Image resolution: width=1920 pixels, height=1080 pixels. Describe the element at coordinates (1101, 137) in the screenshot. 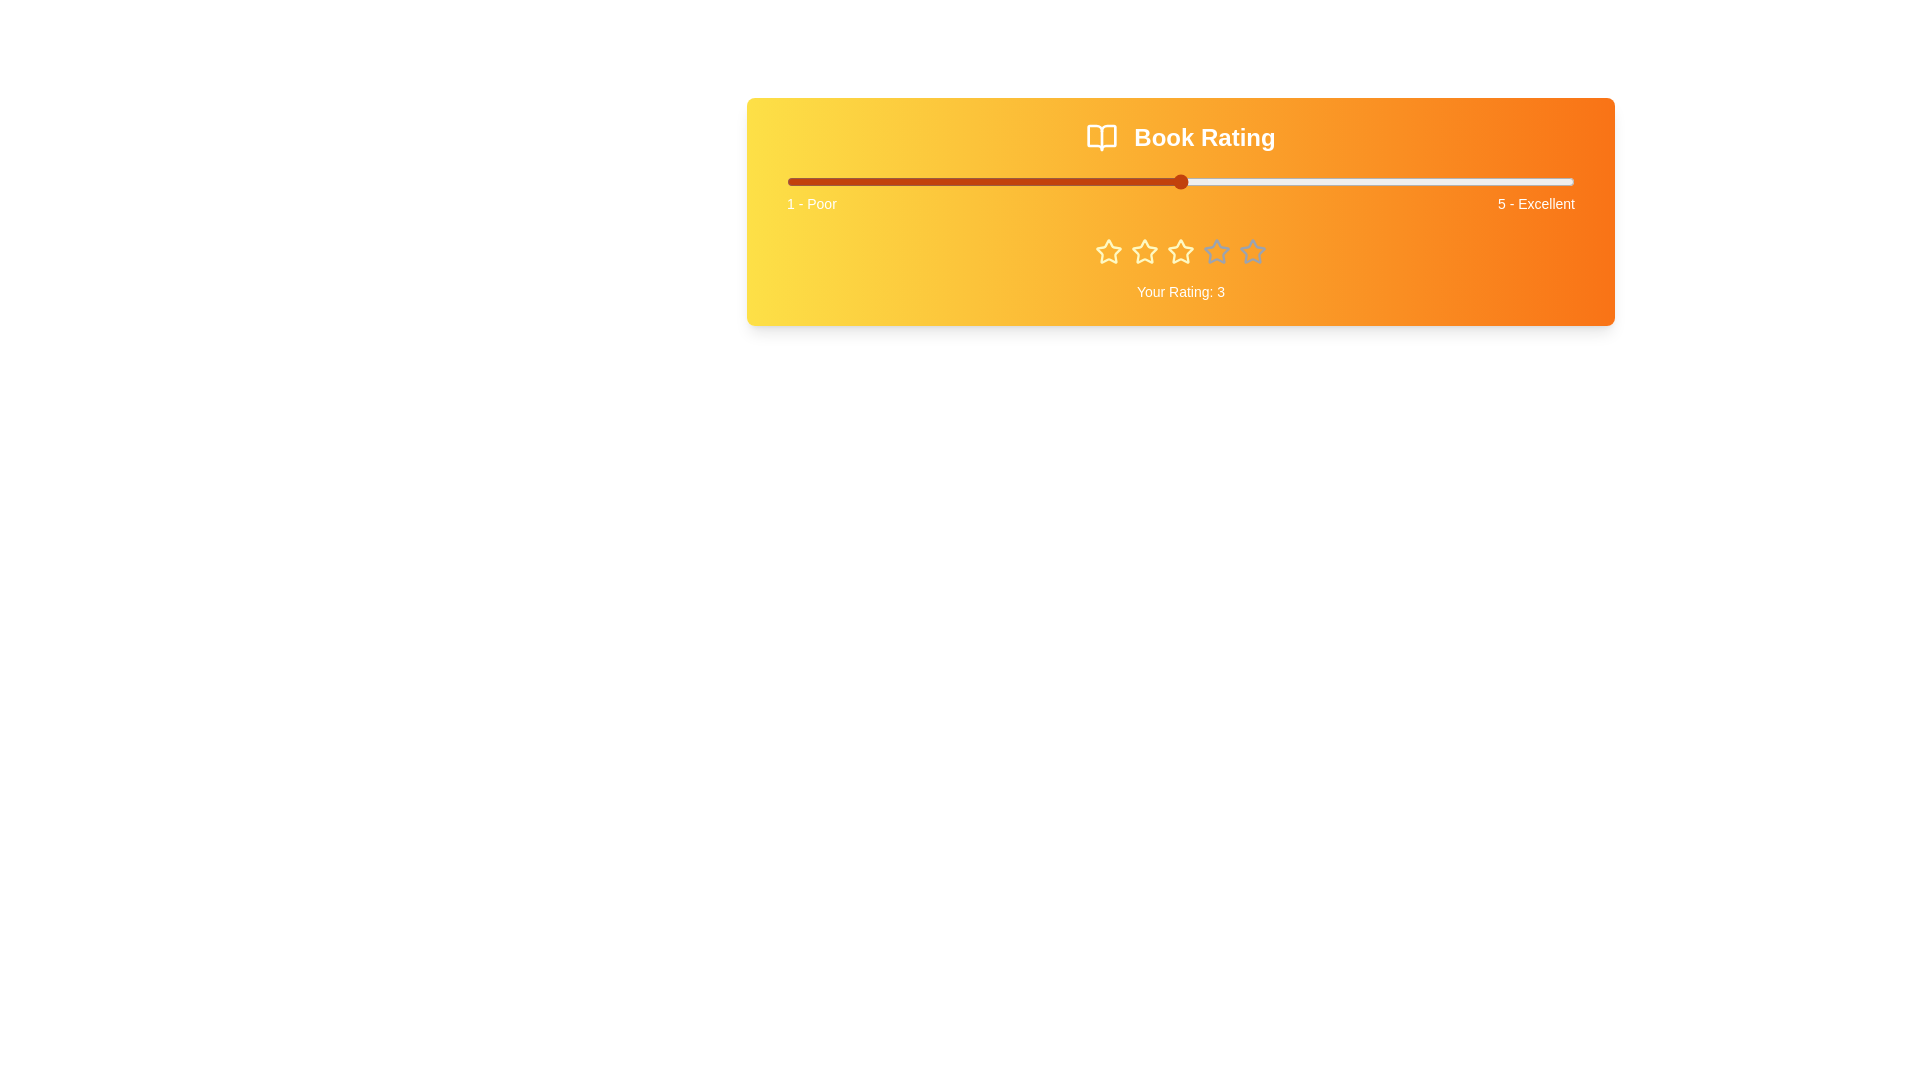

I see `the decorative 'Book Rating' icon located at the top of the layout interface` at that location.